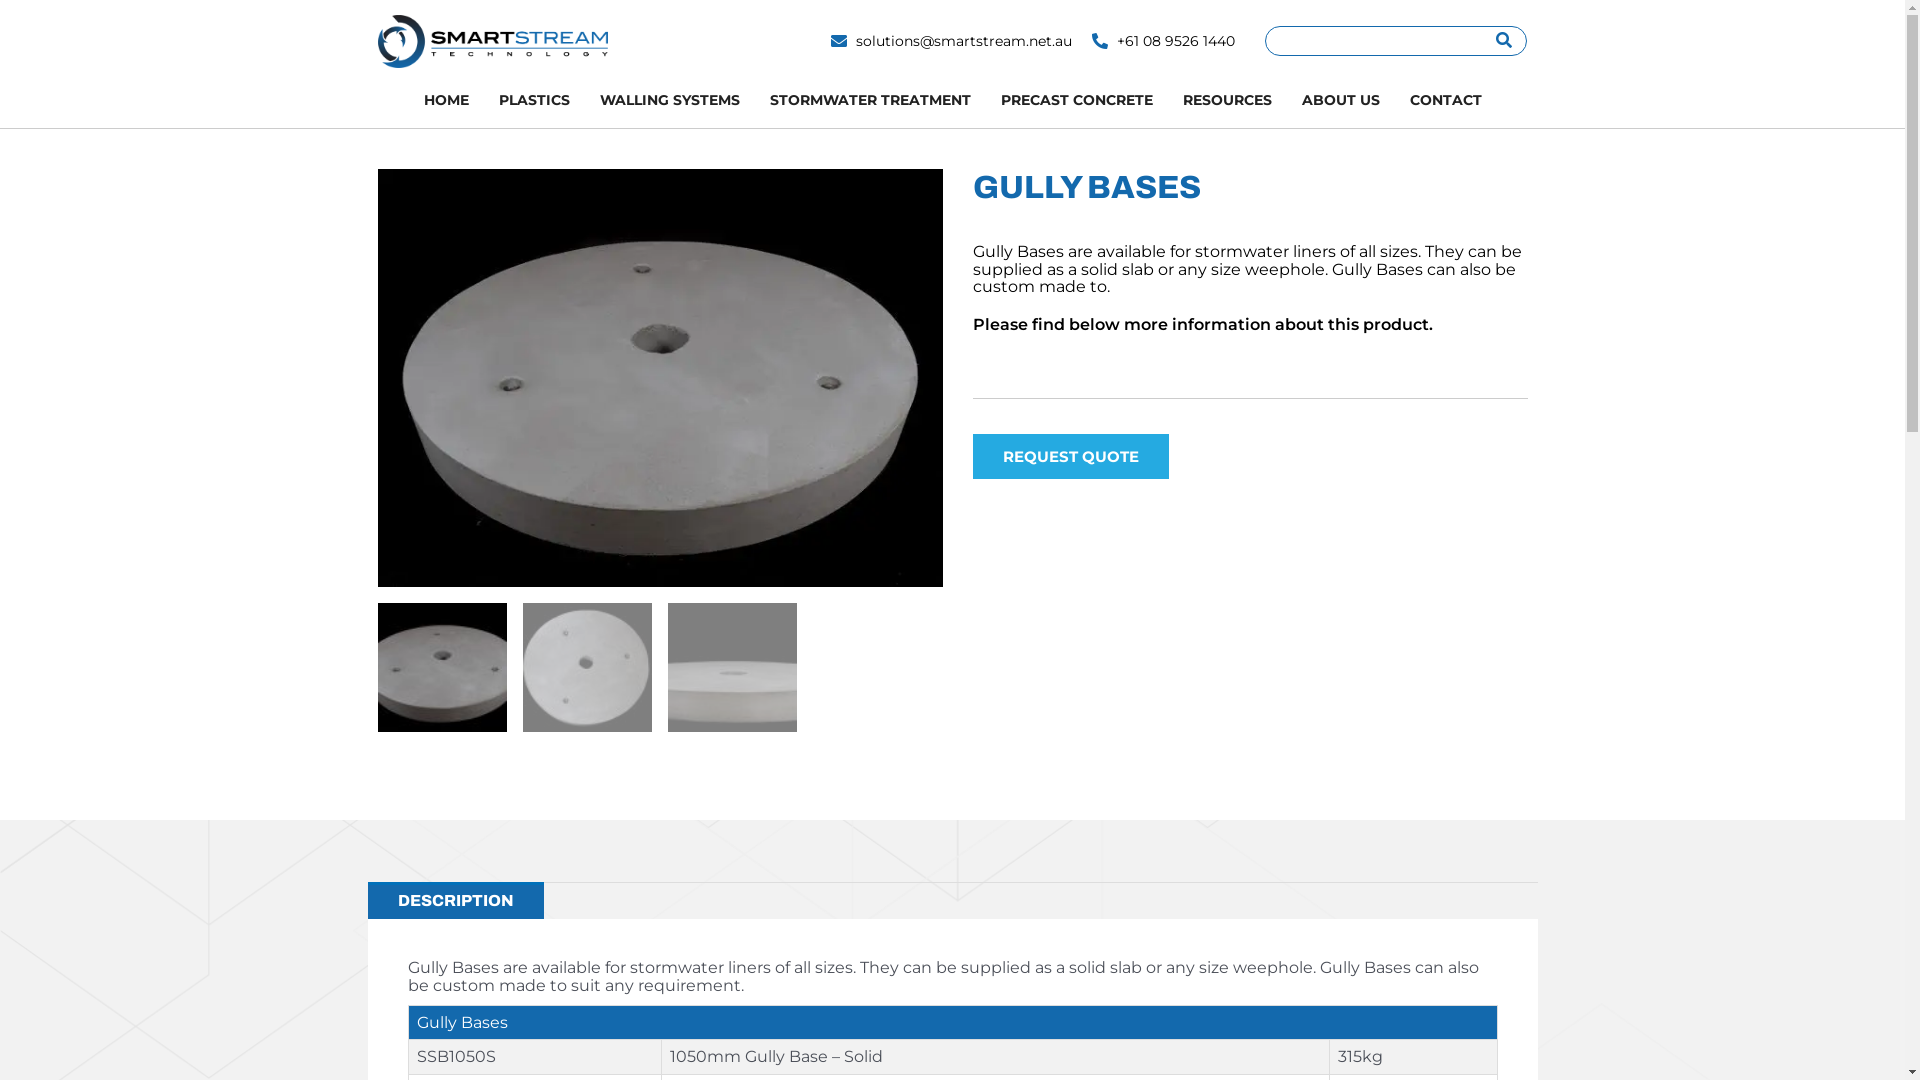  What do you see at coordinates (1163, 41) in the screenshot?
I see `'+61 08 9526 1440'` at bounding box center [1163, 41].